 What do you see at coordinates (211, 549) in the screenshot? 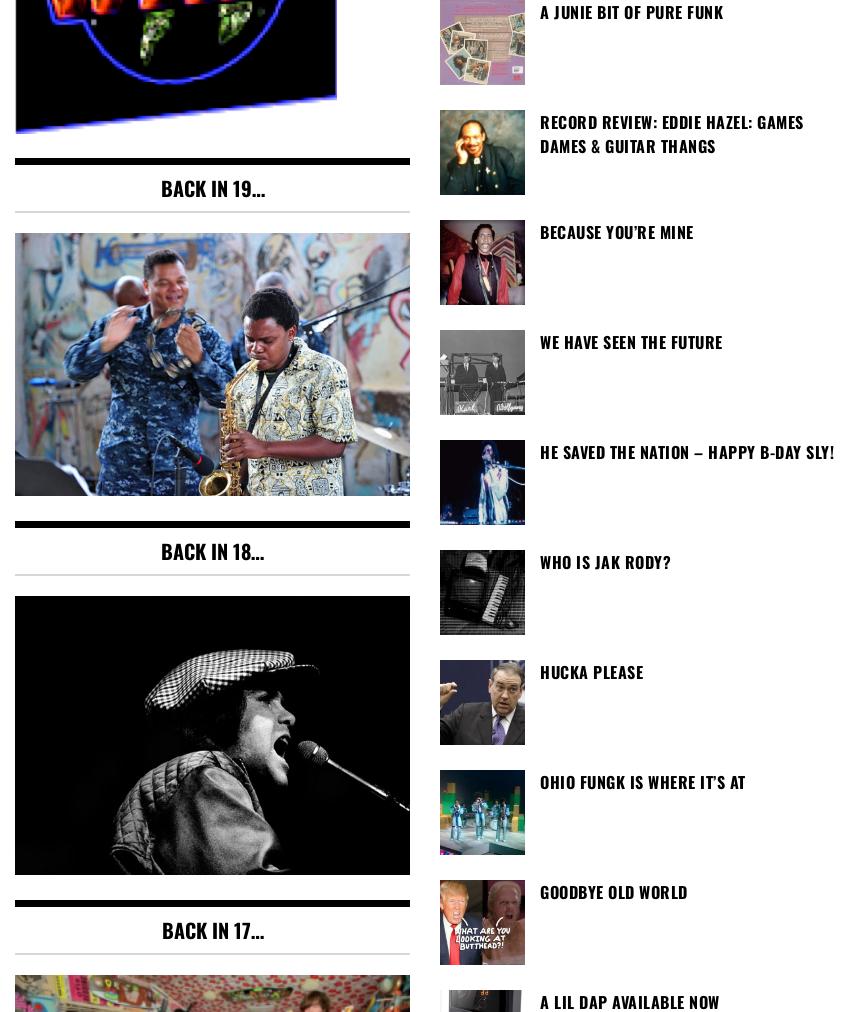
I see `'Back in 18…'` at bounding box center [211, 549].